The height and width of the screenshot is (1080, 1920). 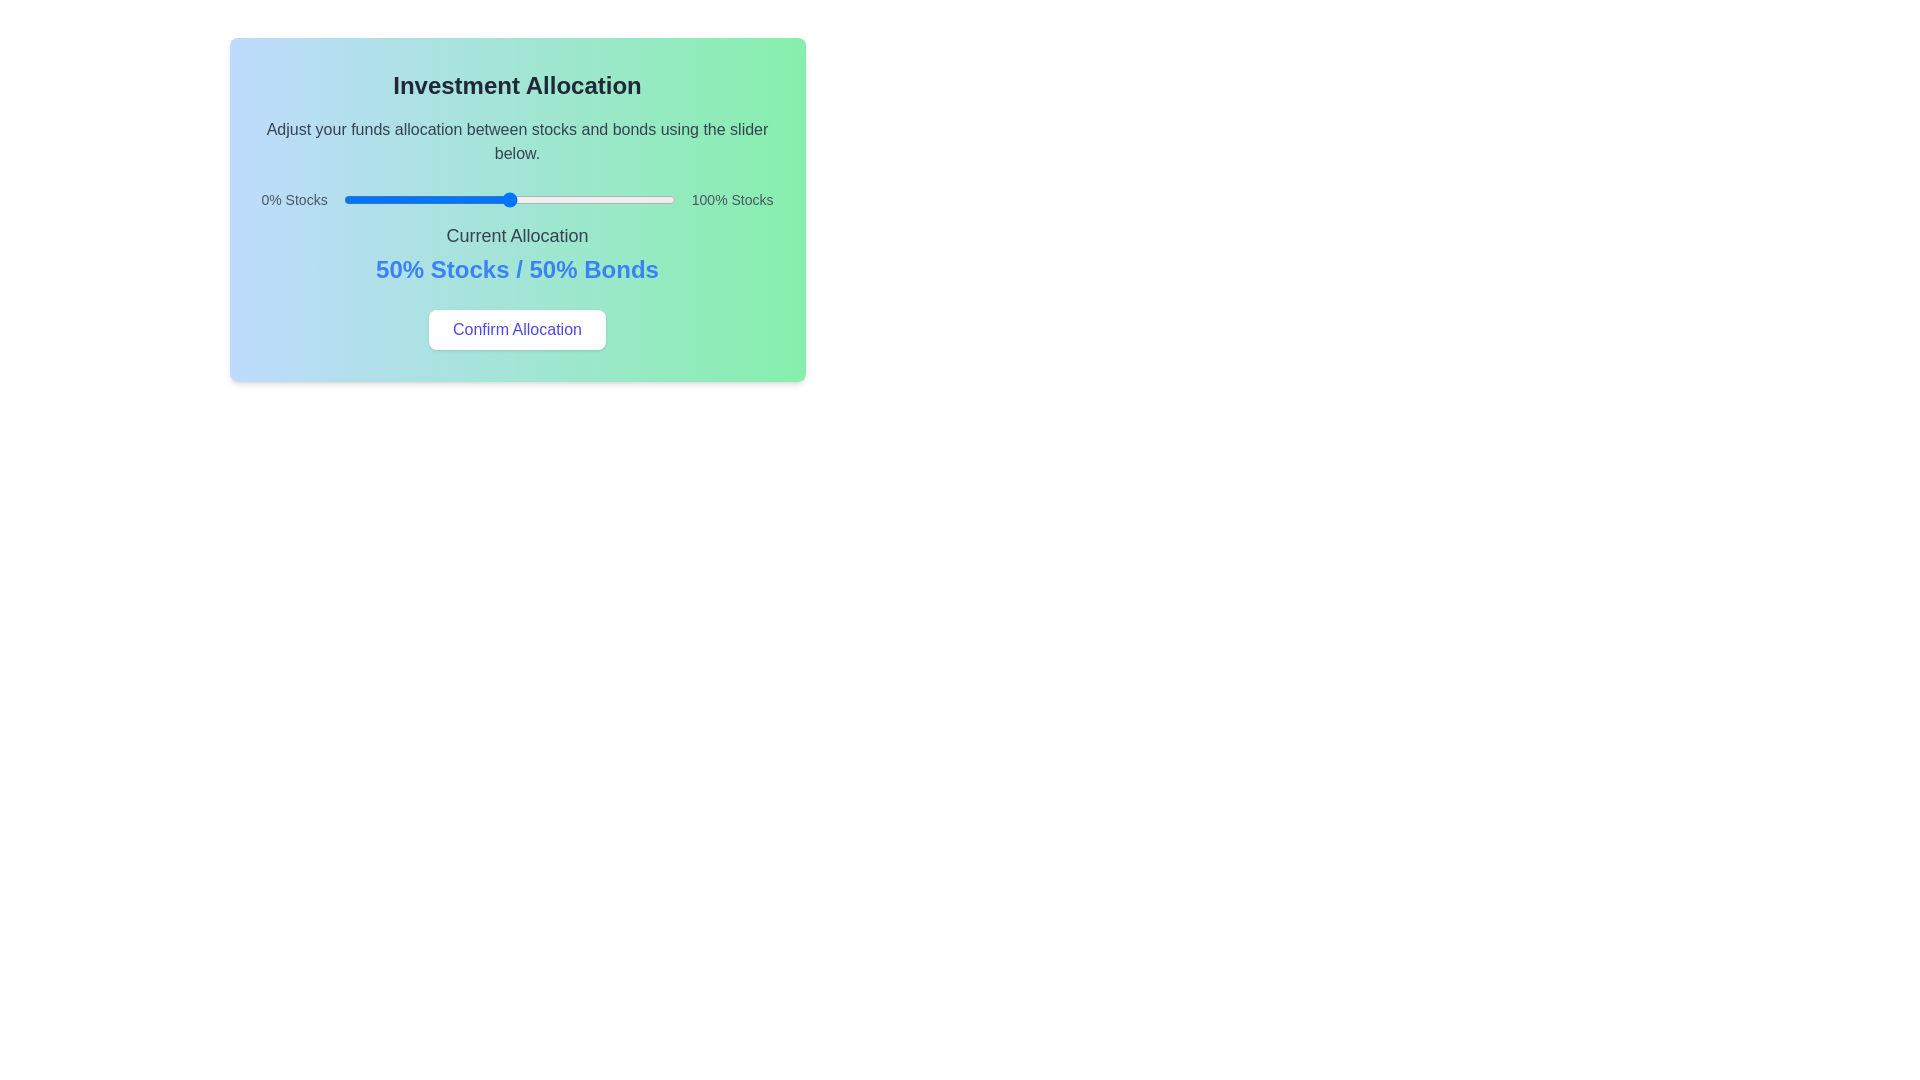 What do you see at coordinates (565, 200) in the screenshot?
I see `the slider to set the investment allocation to 67% of stocks` at bounding box center [565, 200].